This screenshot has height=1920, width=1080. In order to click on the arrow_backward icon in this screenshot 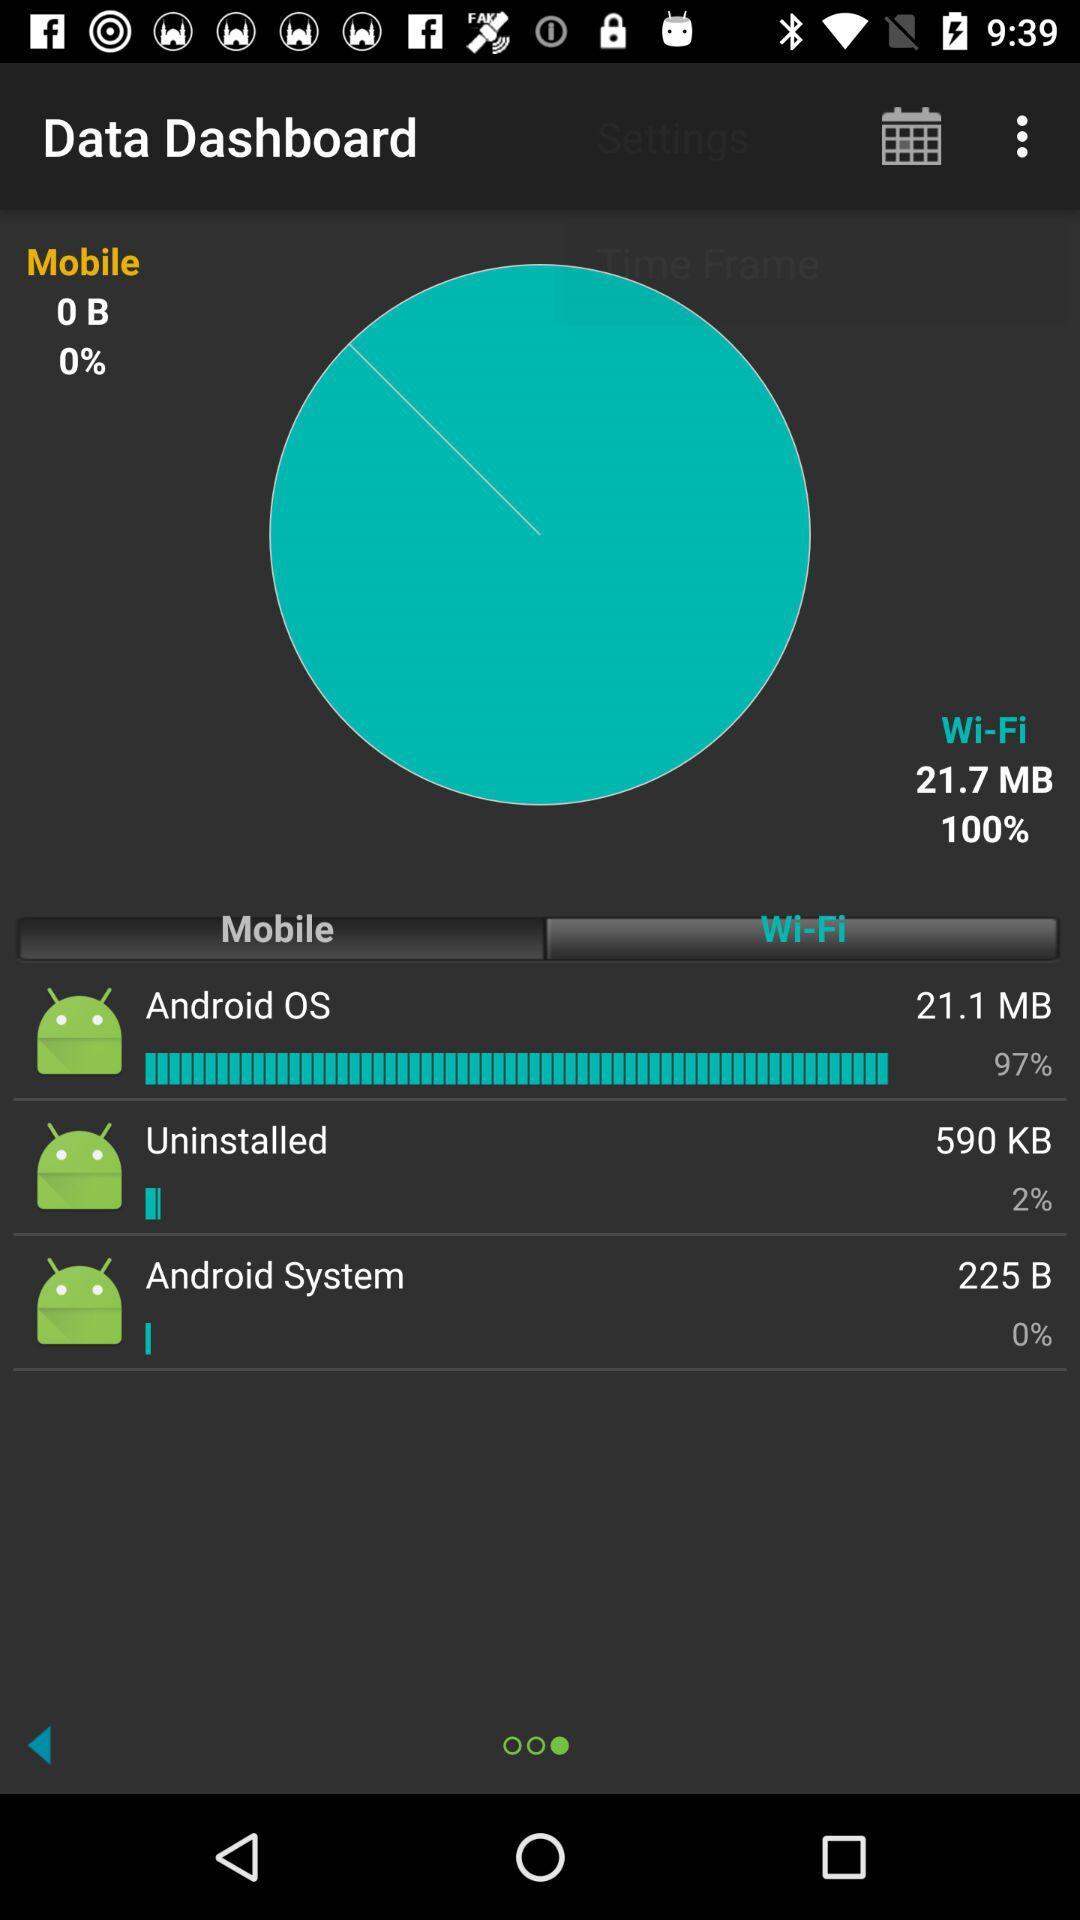, I will do `click(39, 1744)`.